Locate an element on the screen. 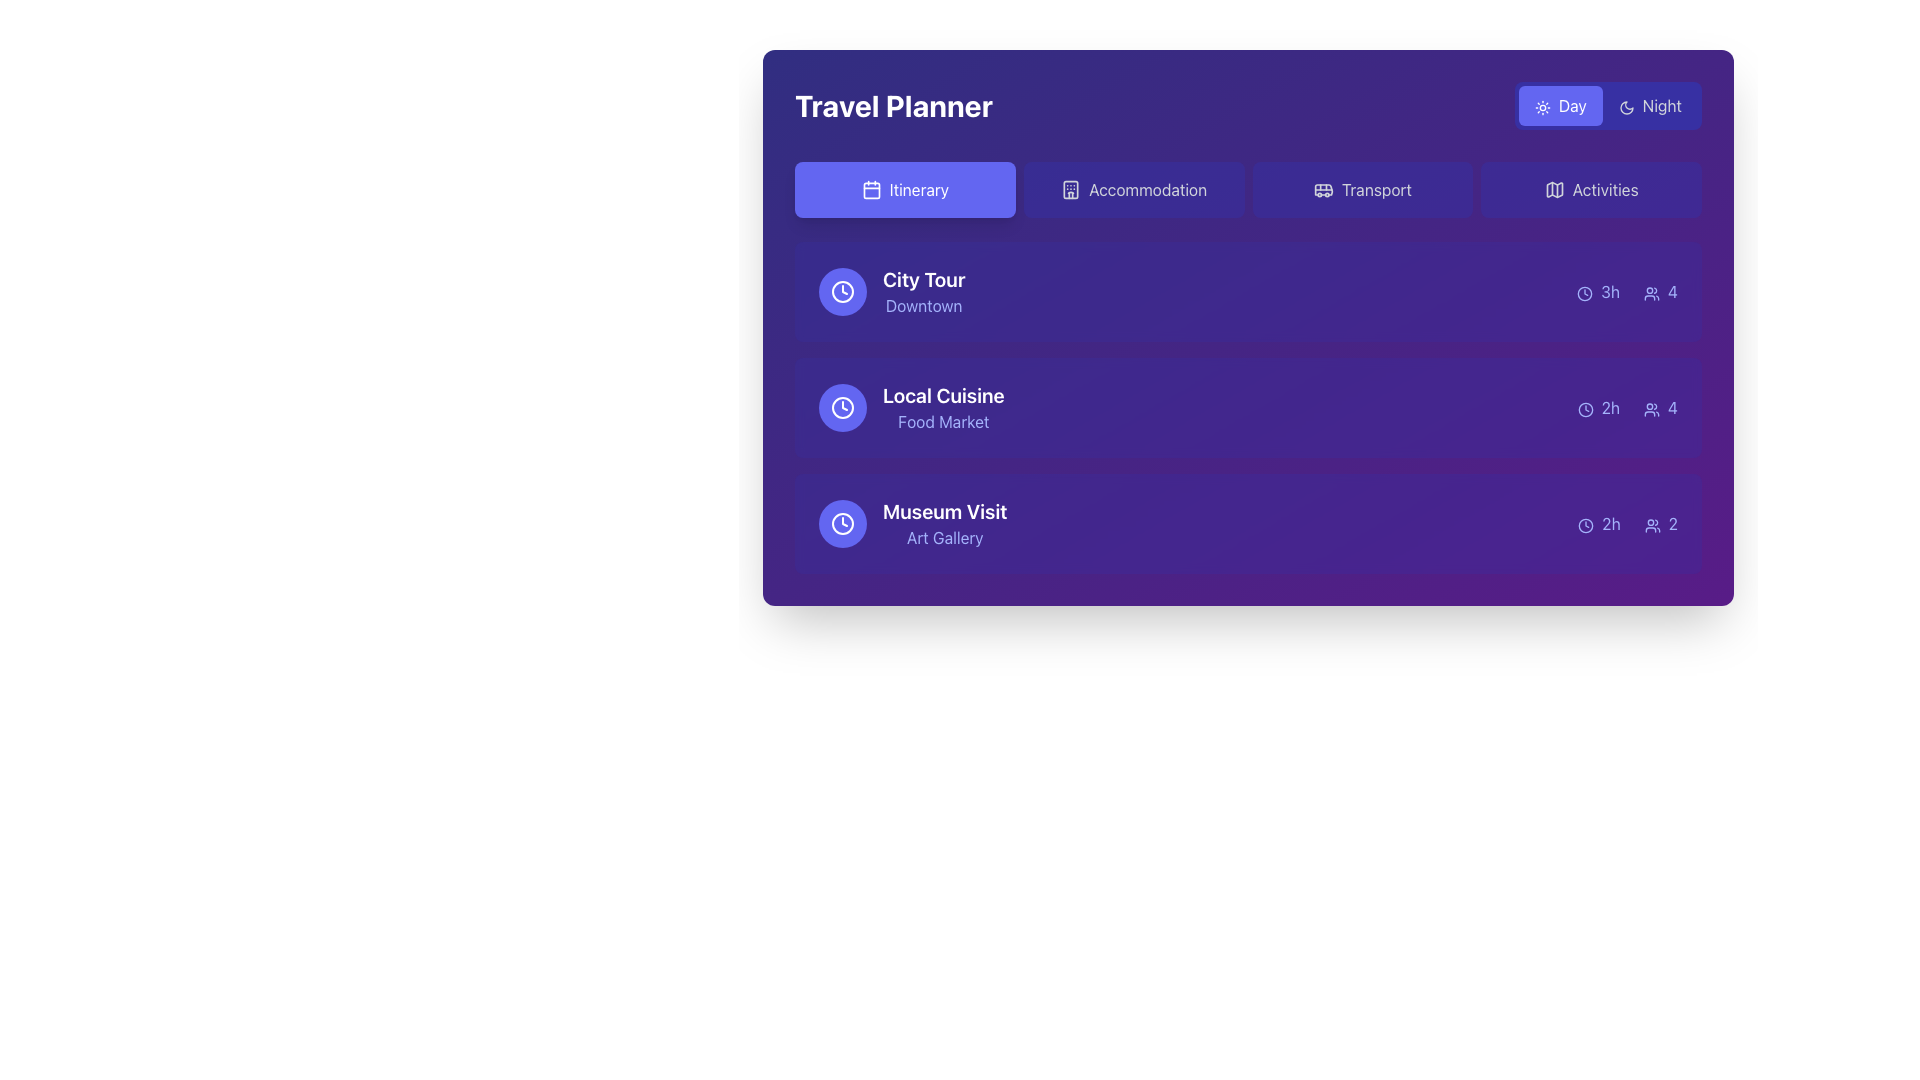  the text label that serves as a descriptor for the 'City Tour' title, located in the second row beneath the main title, aligned with the left margin is located at coordinates (923, 305).